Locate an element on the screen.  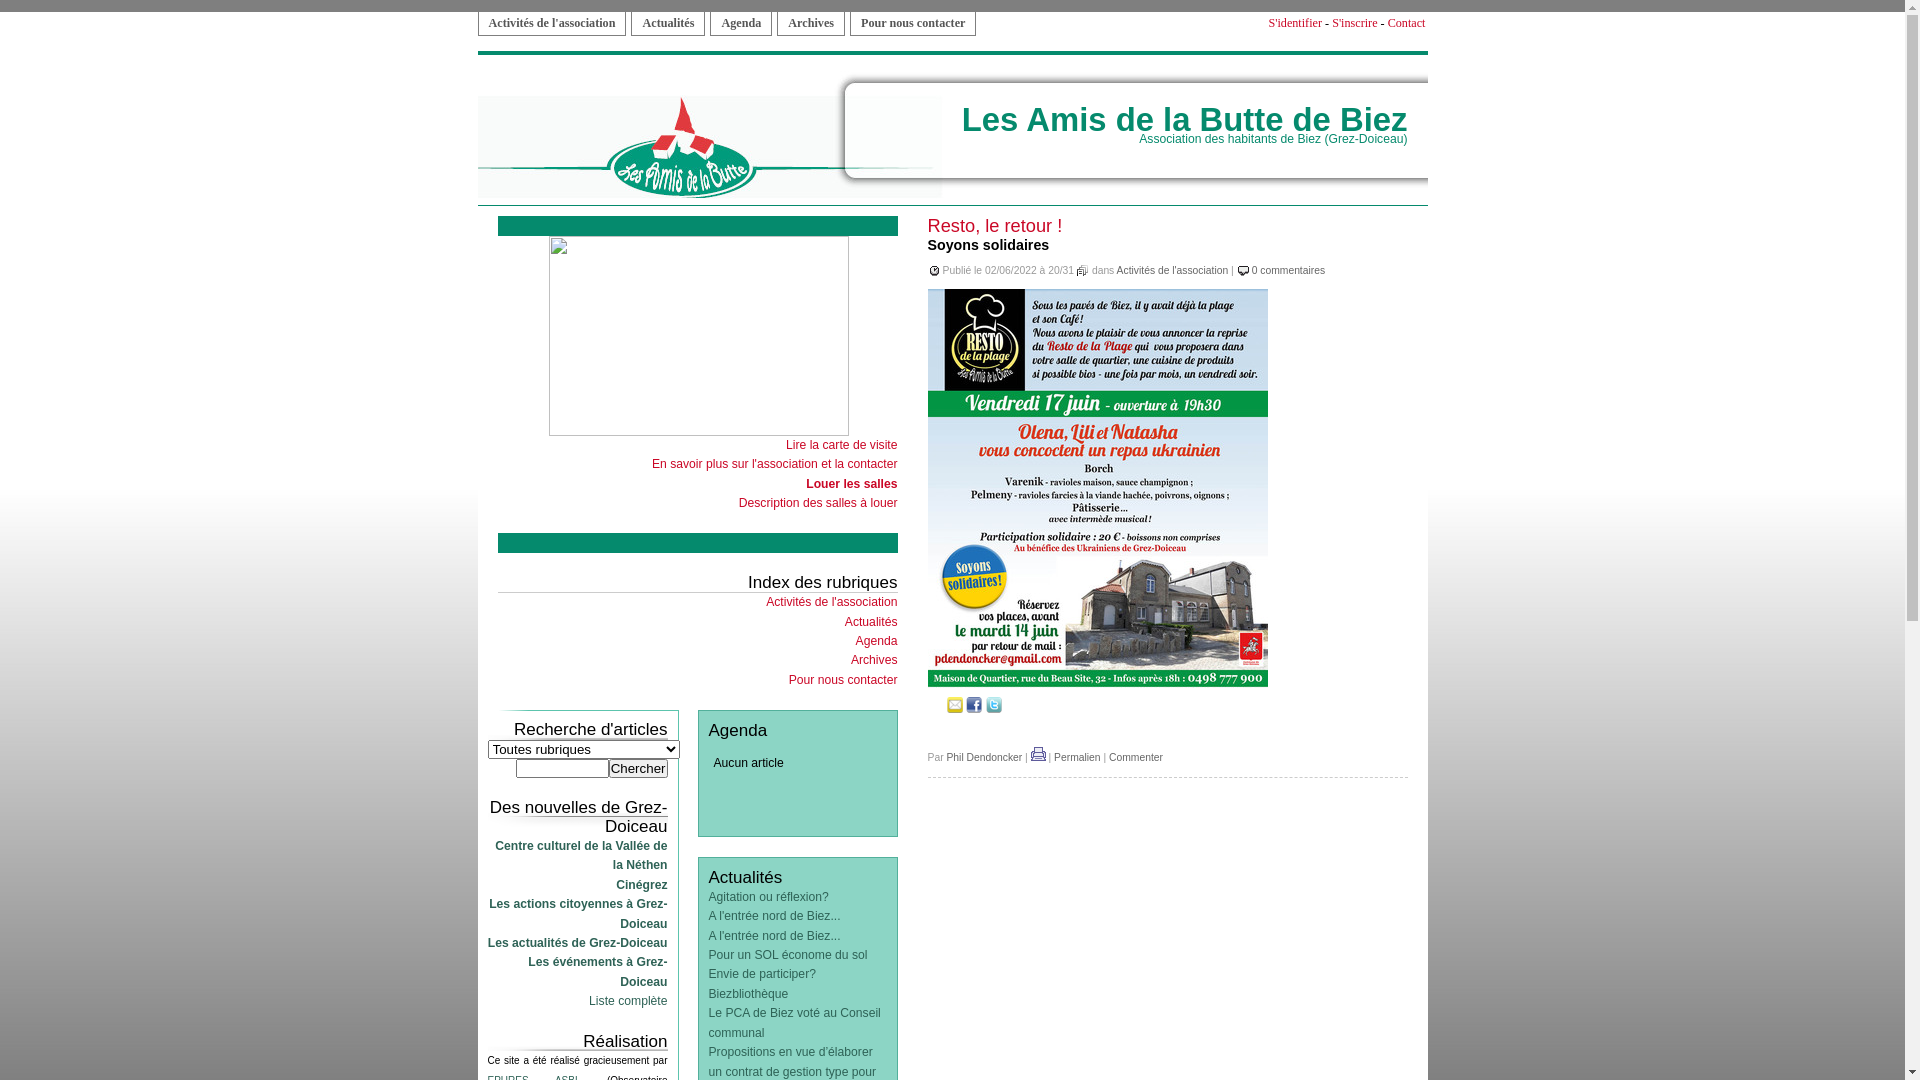
'Zoom' is located at coordinates (1097, 682).